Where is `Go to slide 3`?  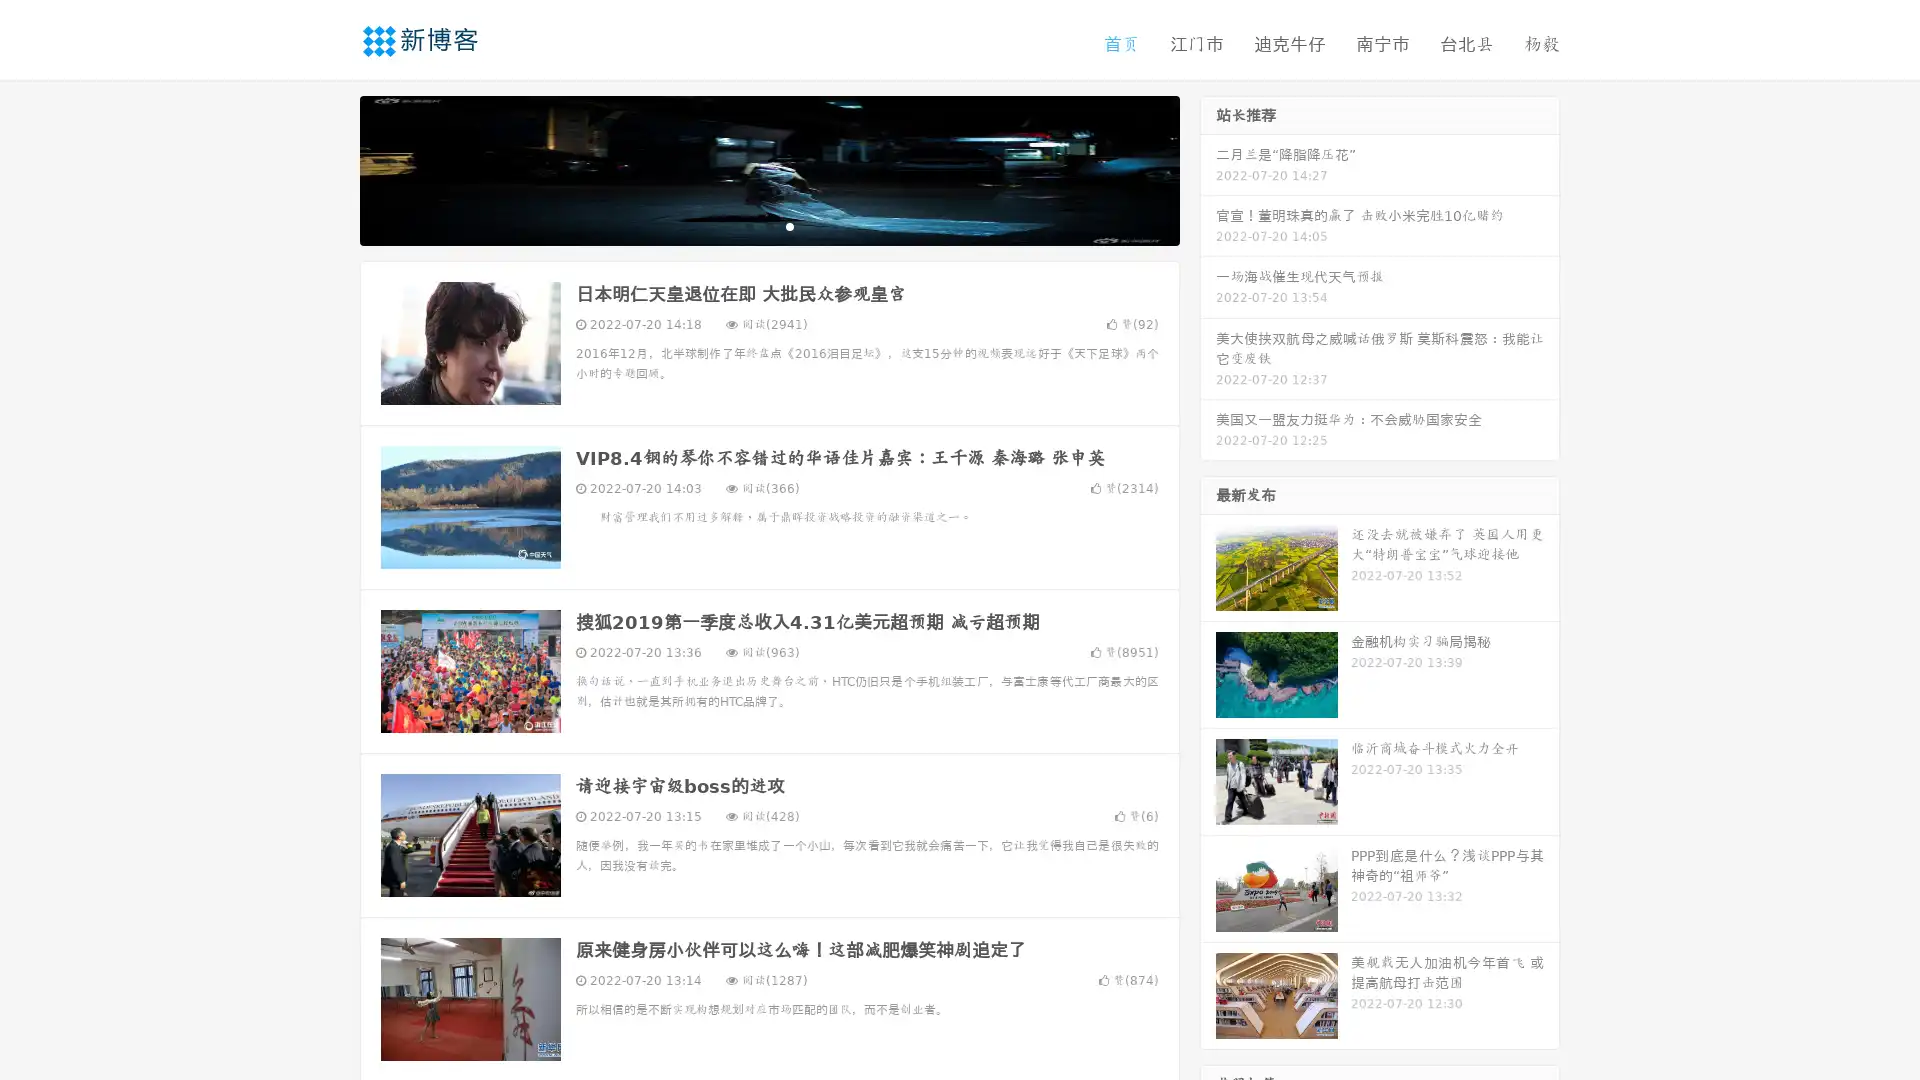 Go to slide 3 is located at coordinates (789, 225).